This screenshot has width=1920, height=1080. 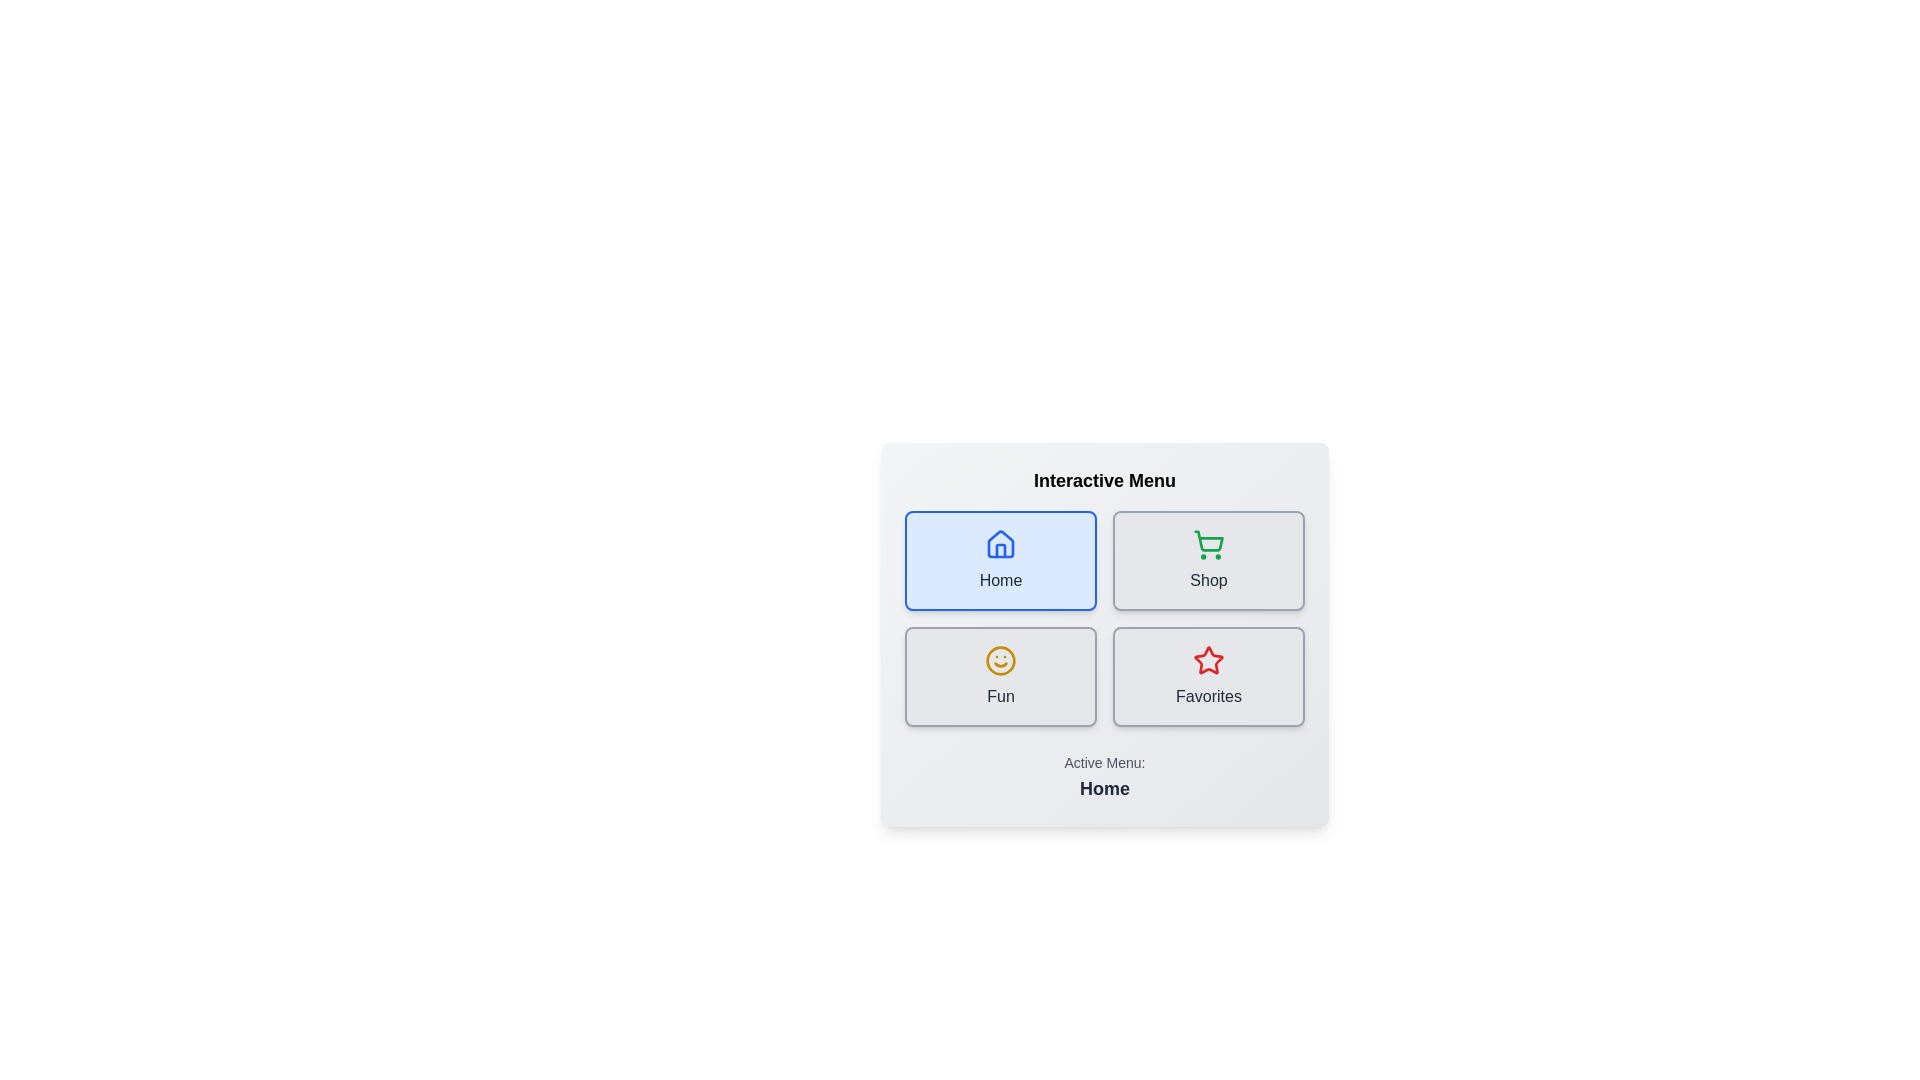 What do you see at coordinates (1001, 676) in the screenshot?
I see `the button labeled Fun to observe the hover effect` at bounding box center [1001, 676].